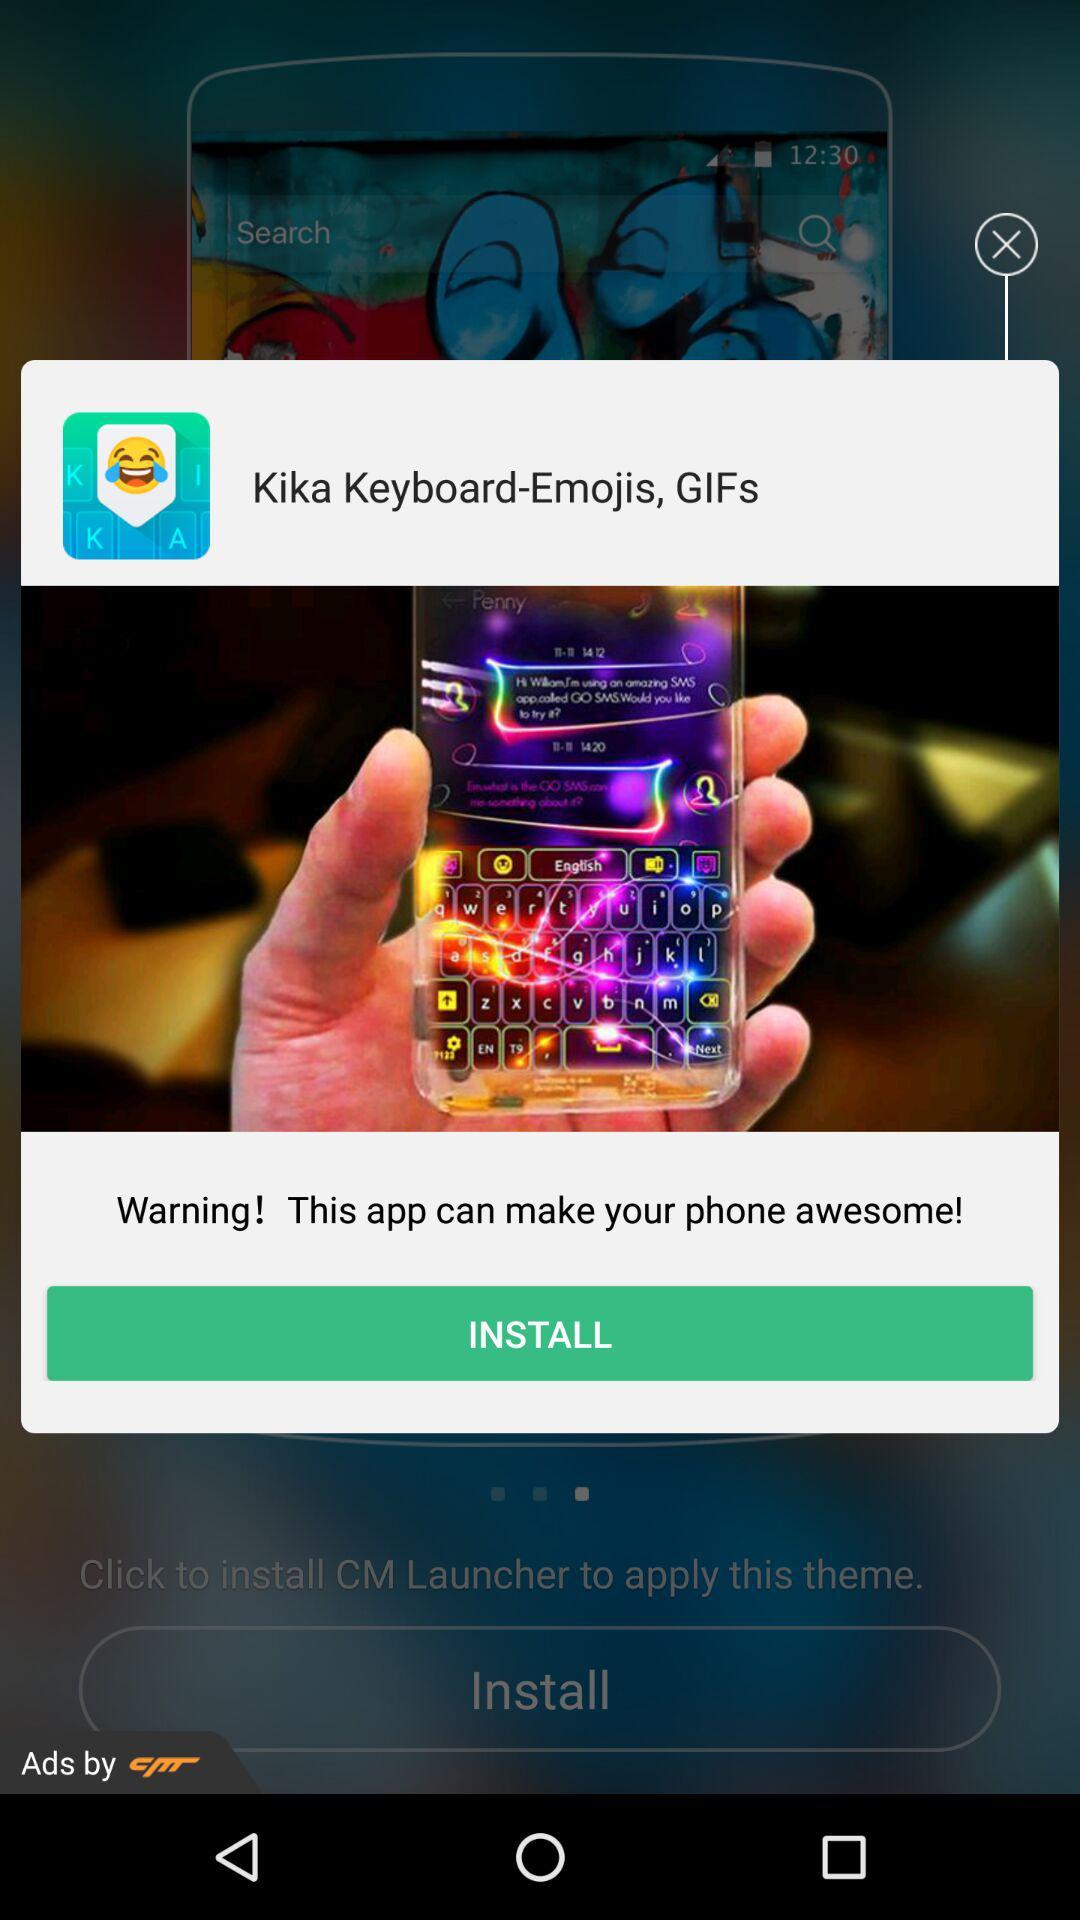 This screenshot has height=1920, width=1080. Describe the element at coordinates (504, 485) in the screenshot. I see `the kika keyboard emojis item` at that location.